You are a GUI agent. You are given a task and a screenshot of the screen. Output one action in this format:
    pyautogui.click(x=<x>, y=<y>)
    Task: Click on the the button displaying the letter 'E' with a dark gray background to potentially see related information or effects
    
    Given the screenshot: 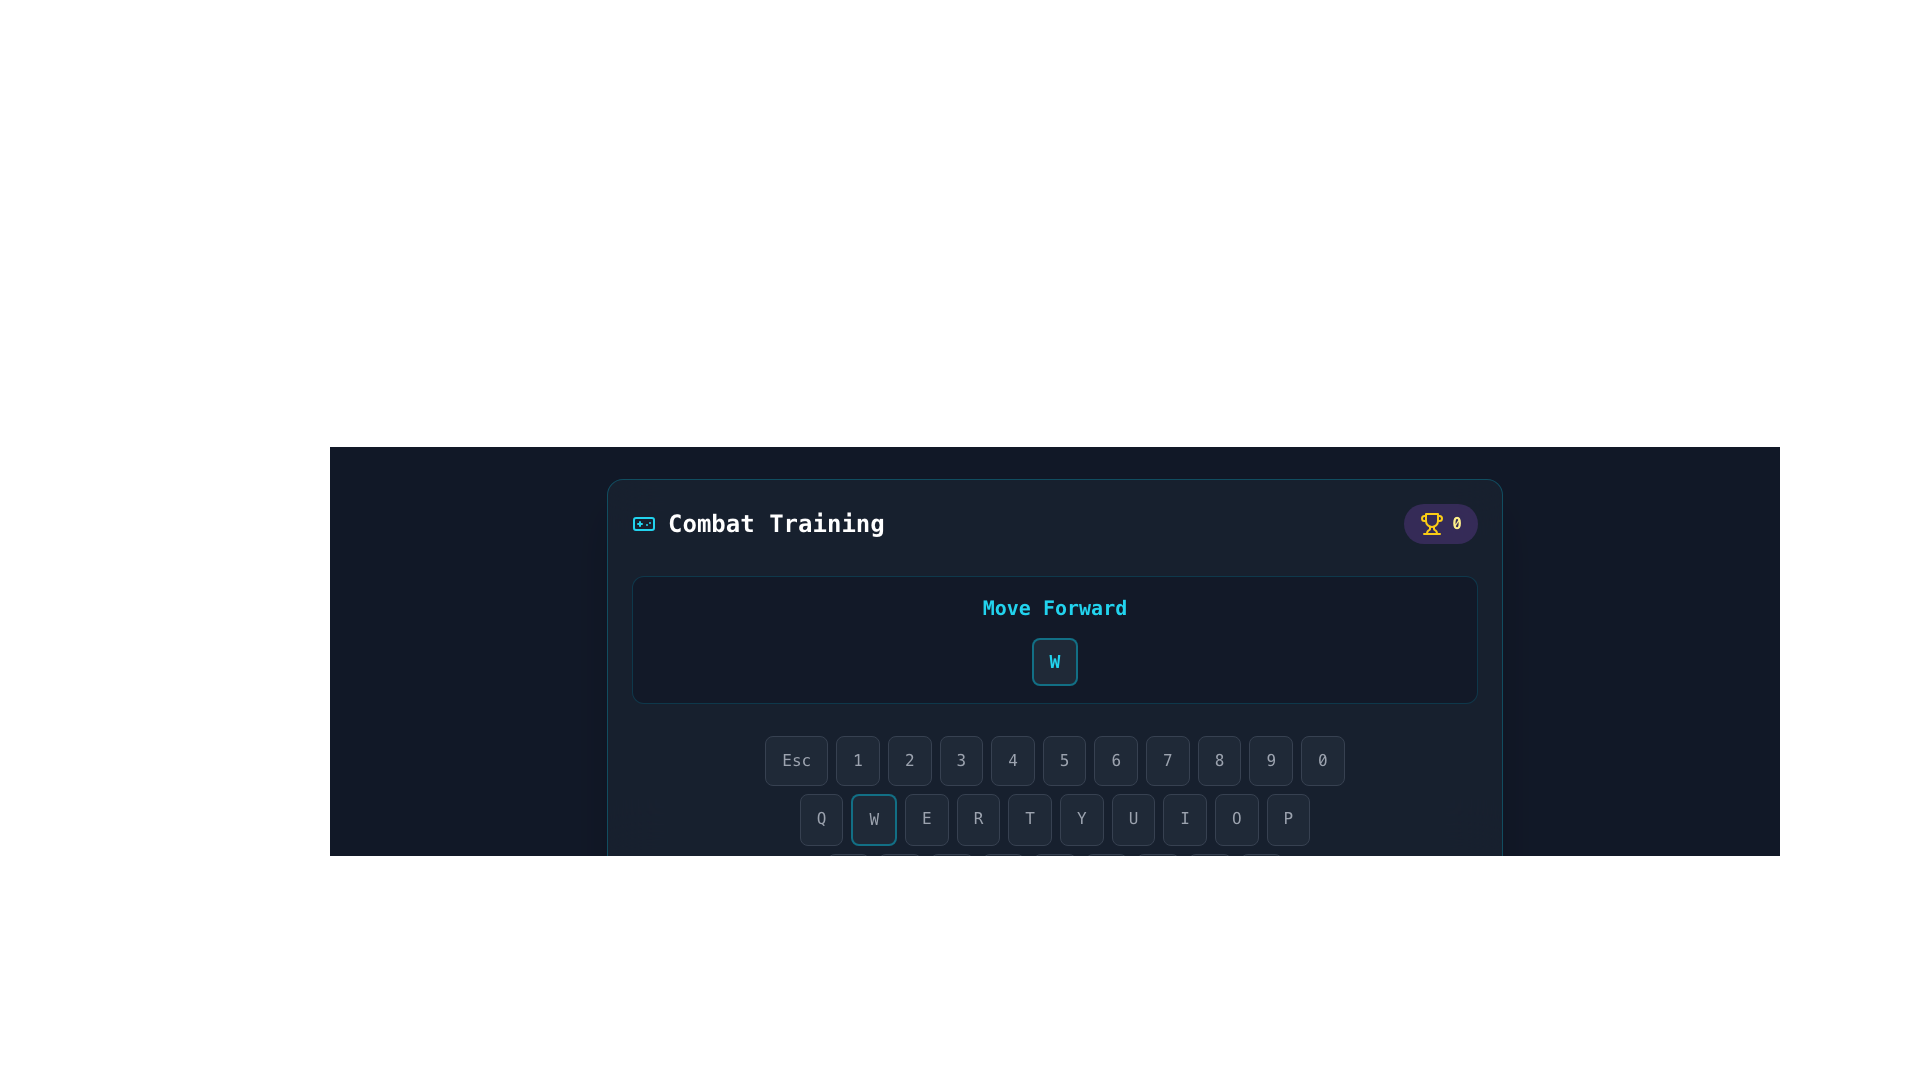 What is the action you would take?
    pyautogui.click(x=925, y=820)
    